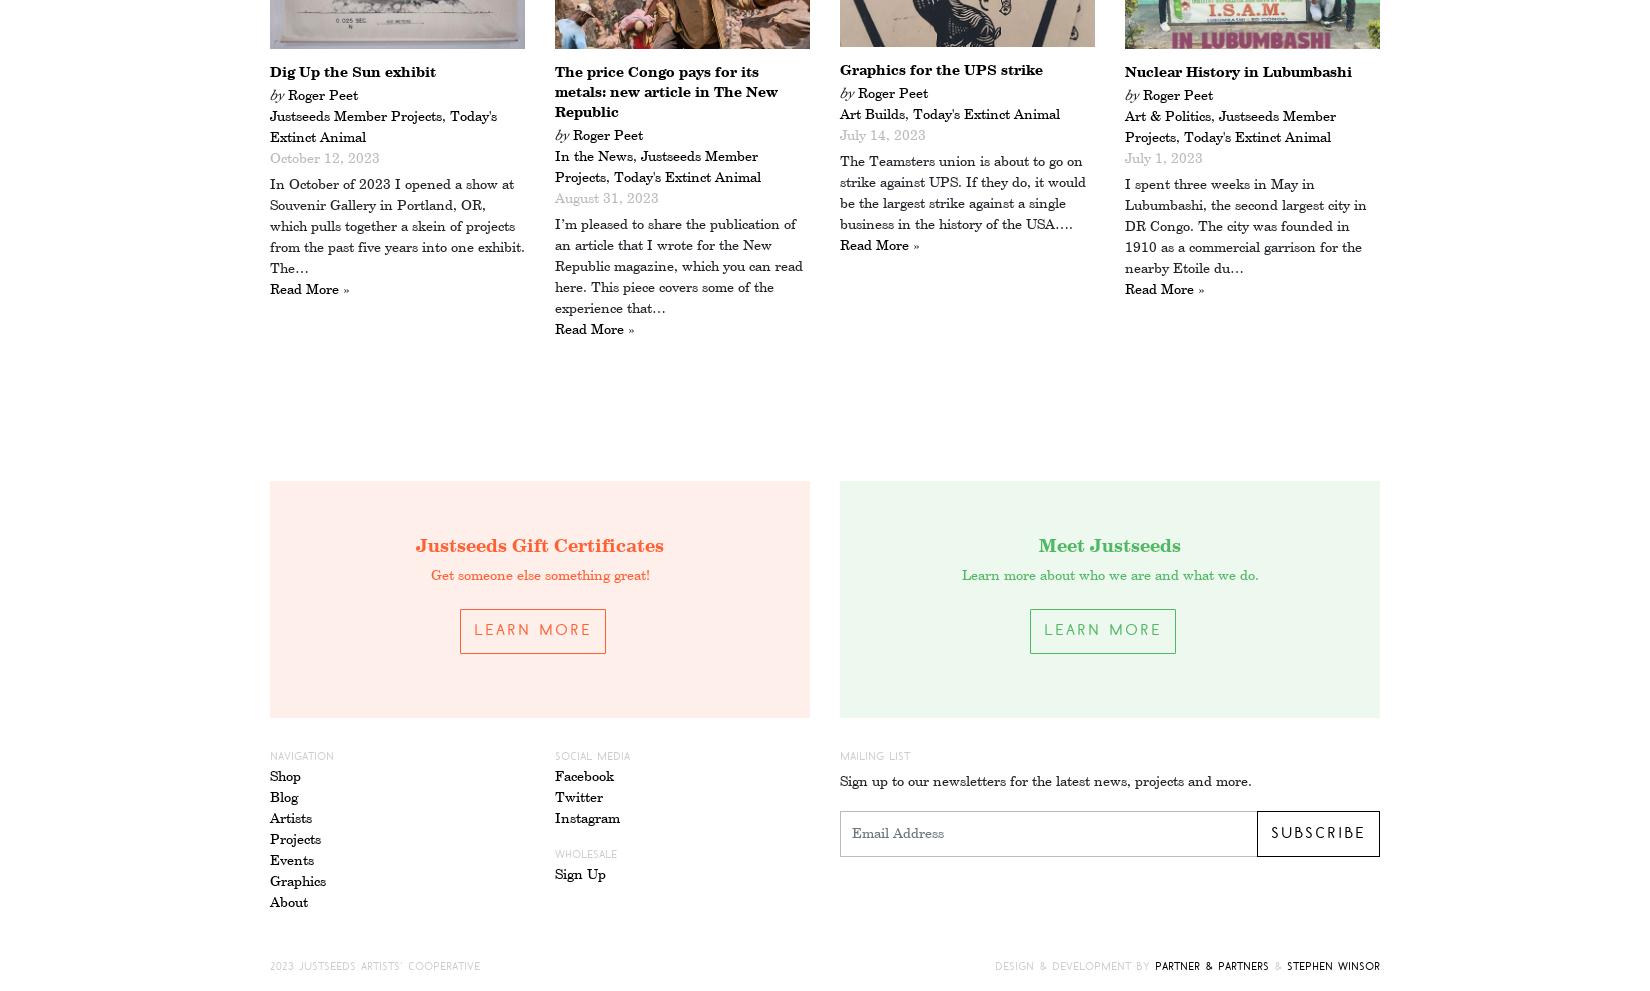 The height and width of the screenshot is (991, 1650). Describe the element at coordinates (883, 133) in the screenshot. I see `'July 14, 2023'` at that location.